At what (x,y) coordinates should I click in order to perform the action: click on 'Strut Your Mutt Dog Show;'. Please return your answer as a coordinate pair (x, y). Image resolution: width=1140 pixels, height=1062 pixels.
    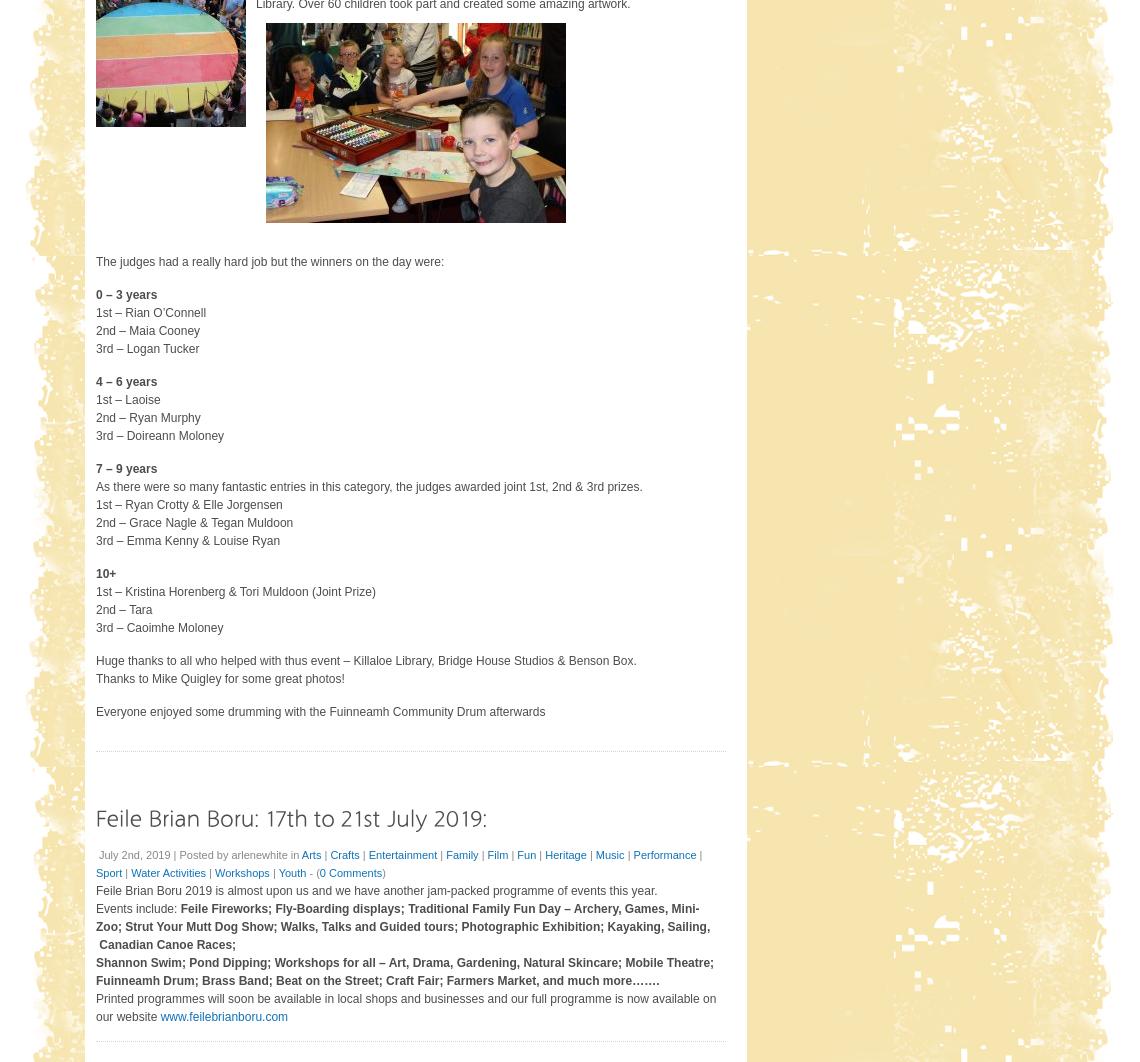
    Looking at the image, I should click on (123, 924).